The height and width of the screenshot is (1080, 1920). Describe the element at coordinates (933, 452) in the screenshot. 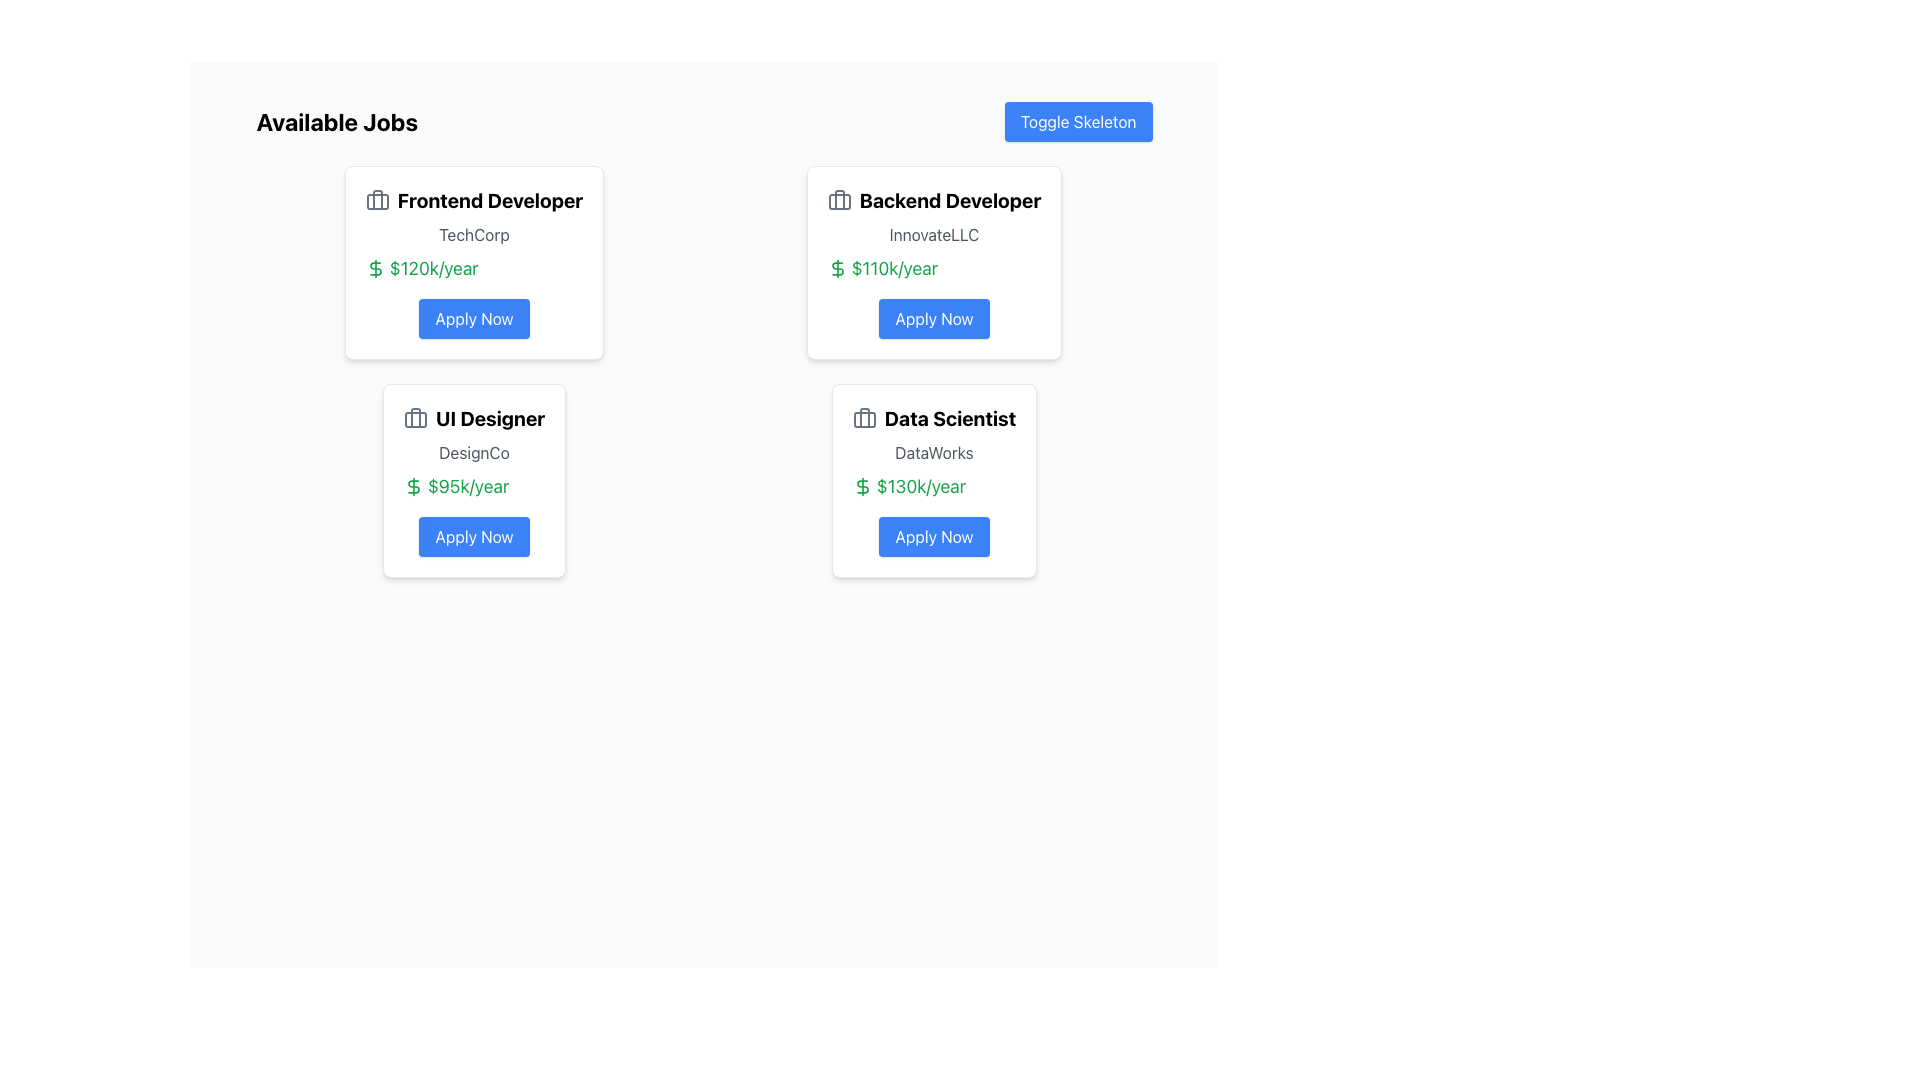

I see `the text label displaying 'DataWorks' located beneath the 'Data Scientist' title in the job card layout` at that location.